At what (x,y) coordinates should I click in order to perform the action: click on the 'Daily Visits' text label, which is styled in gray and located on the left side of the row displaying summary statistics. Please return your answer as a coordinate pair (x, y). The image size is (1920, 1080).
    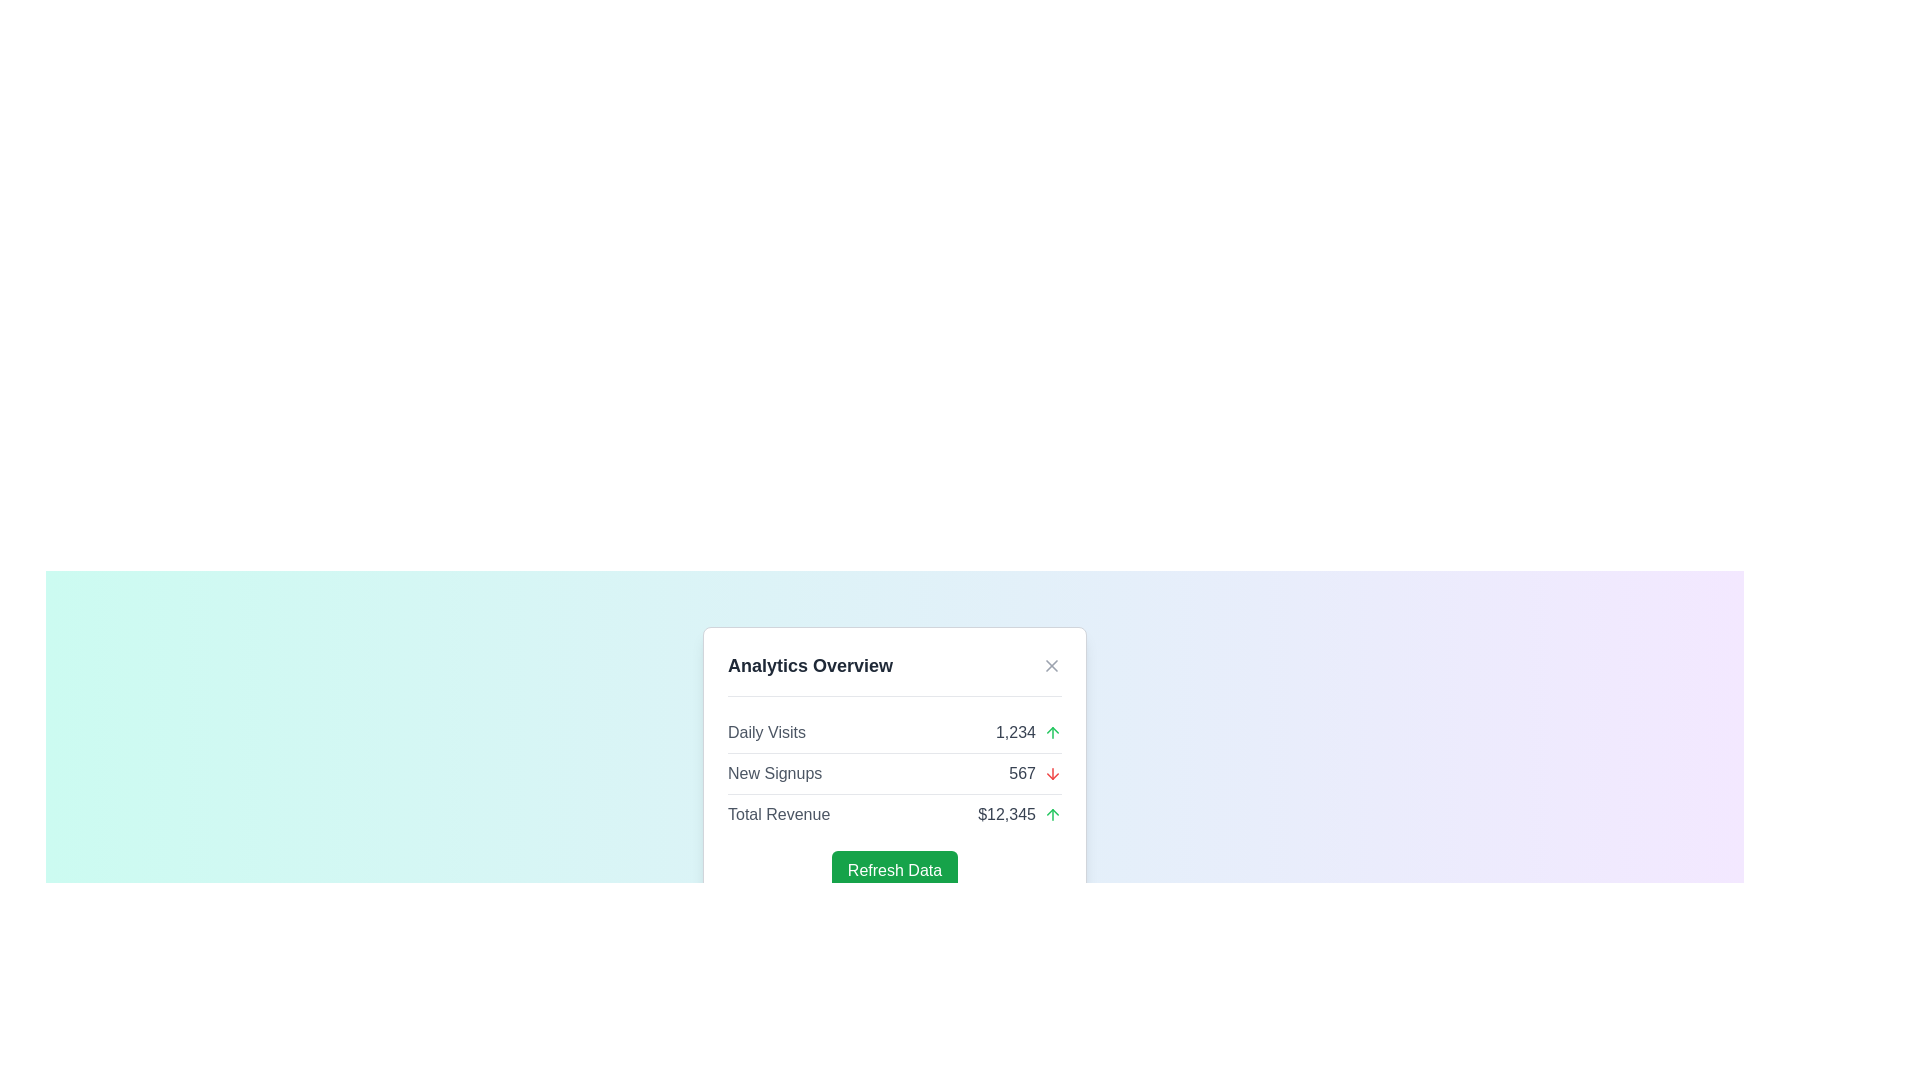
    Looking at the image, I should click on (766, 732).